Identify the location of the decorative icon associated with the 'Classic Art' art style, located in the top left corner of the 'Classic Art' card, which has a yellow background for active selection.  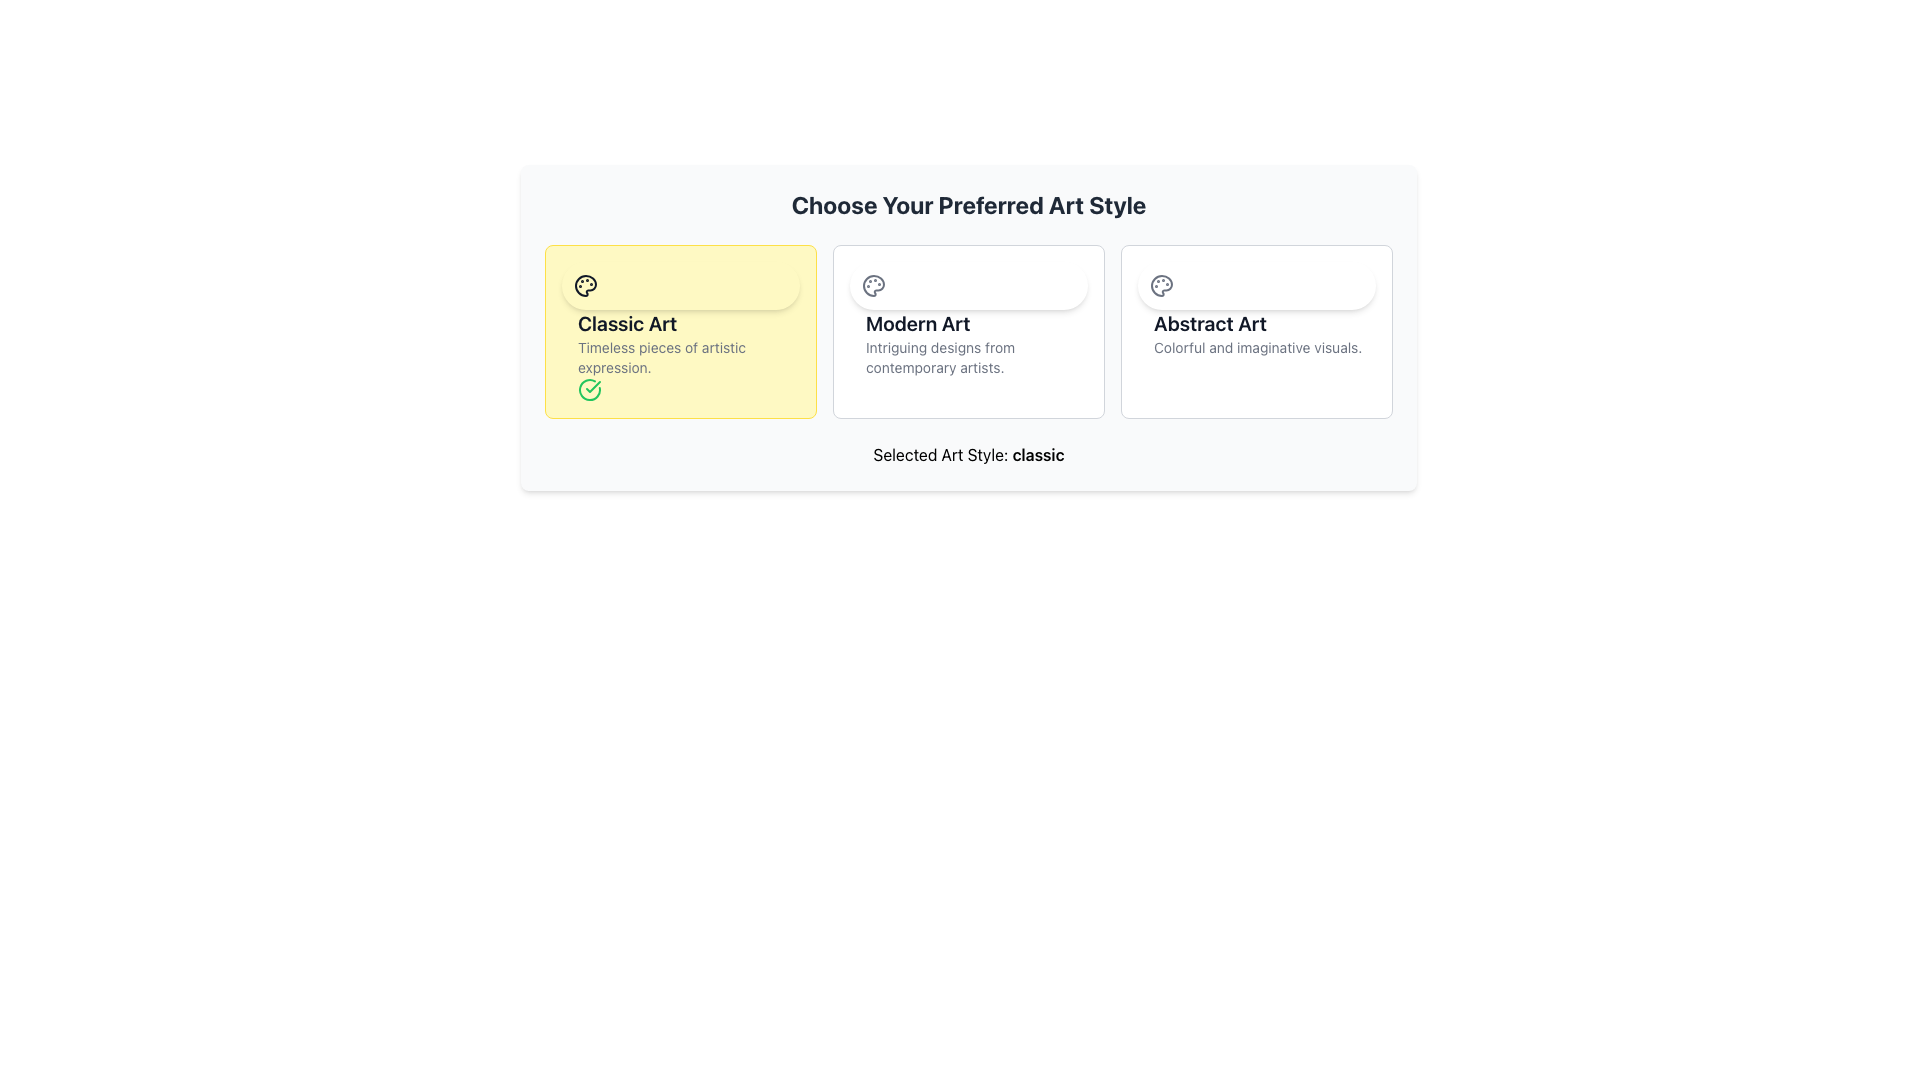
(584, 285).